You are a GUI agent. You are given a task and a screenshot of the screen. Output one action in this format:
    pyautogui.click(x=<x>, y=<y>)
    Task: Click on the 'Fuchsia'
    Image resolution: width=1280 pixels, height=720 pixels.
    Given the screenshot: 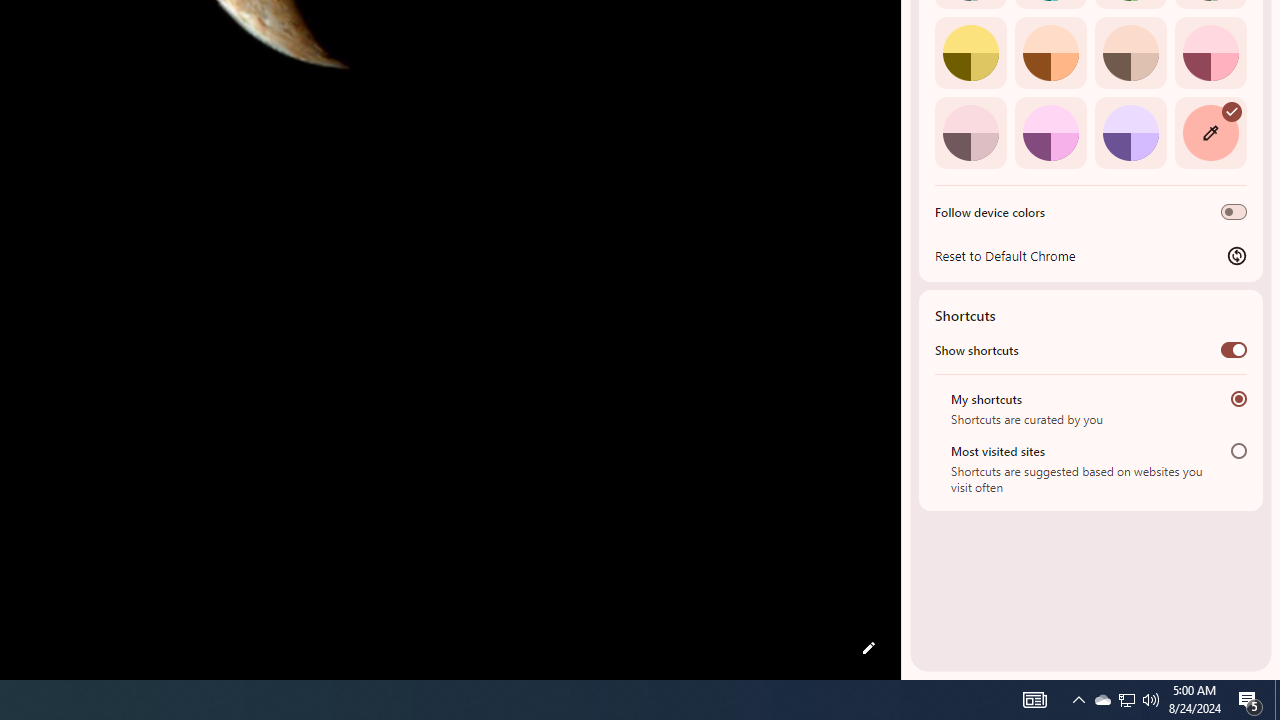 What is the action you would take?
    pyautogui.click(x=1049, y=132)
    